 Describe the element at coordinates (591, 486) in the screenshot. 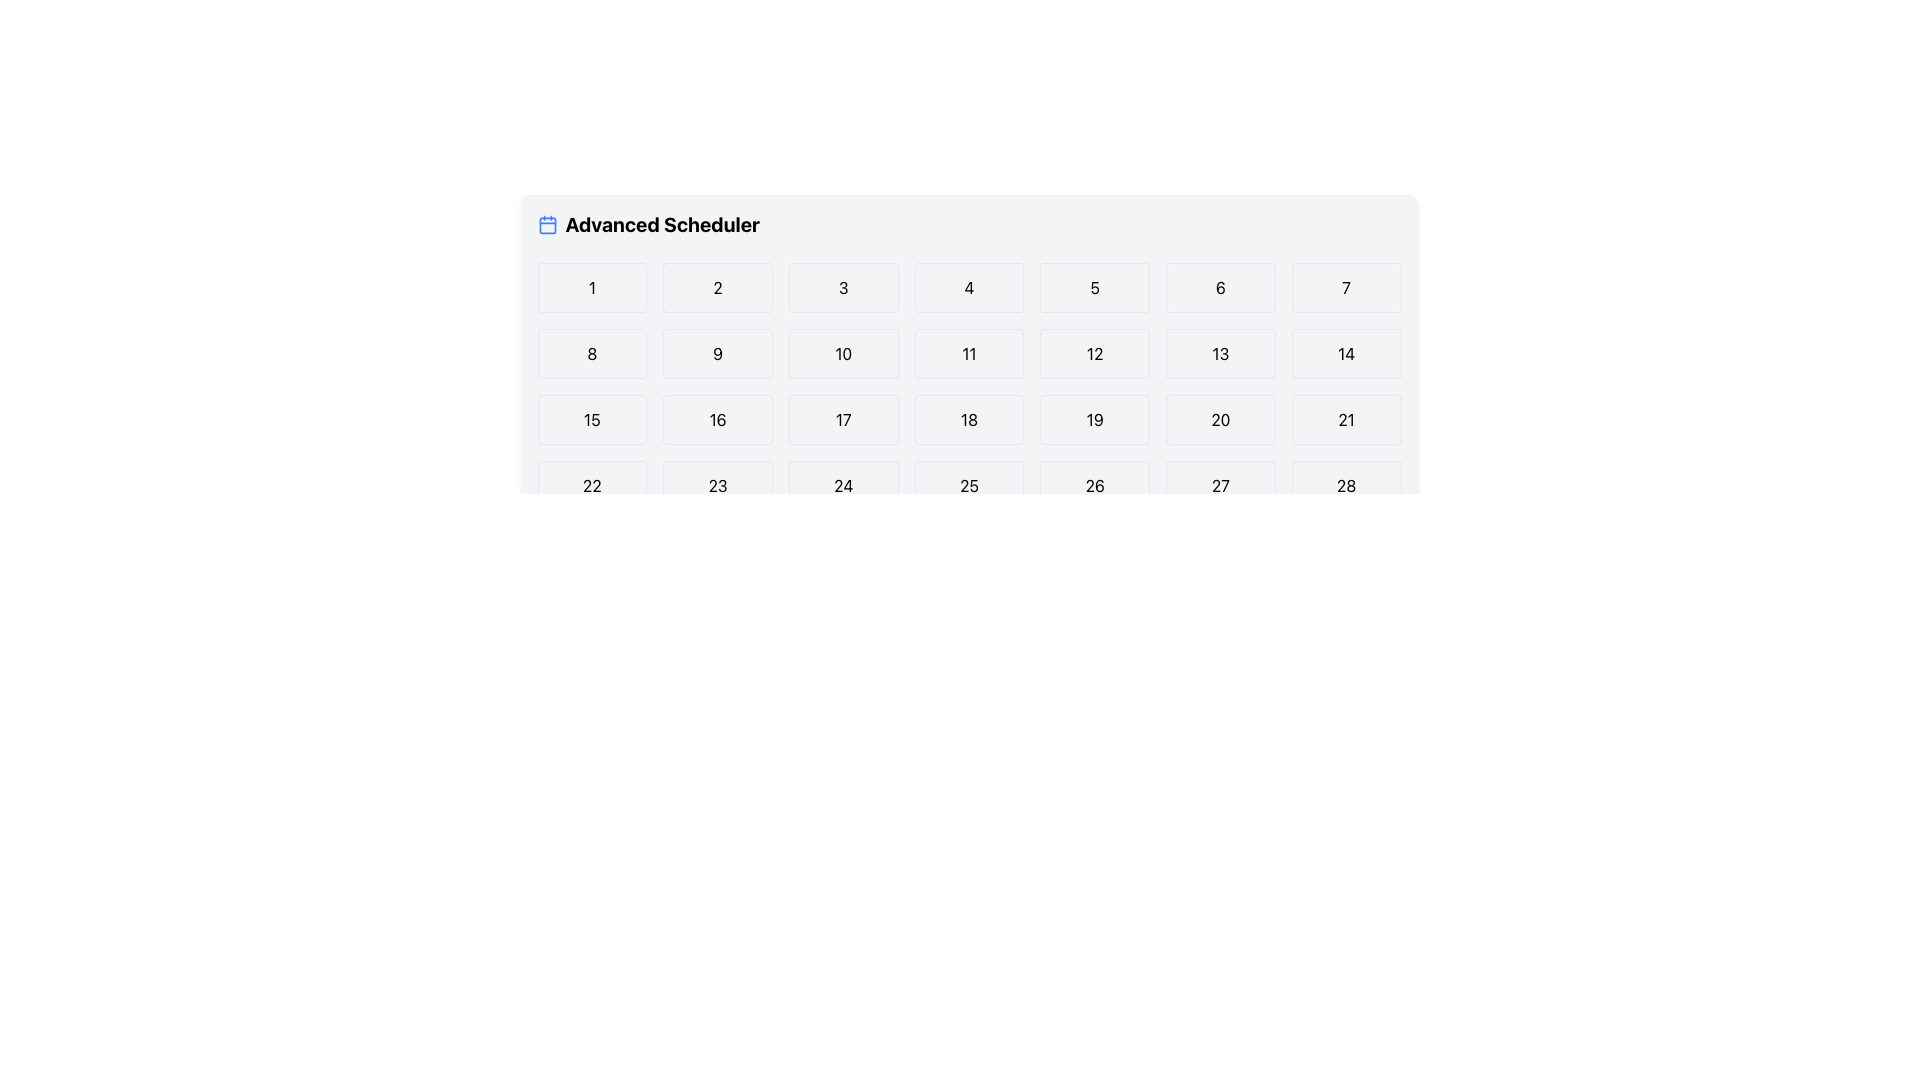

I see `the button-like grid item displaying the number '22'` at that location.